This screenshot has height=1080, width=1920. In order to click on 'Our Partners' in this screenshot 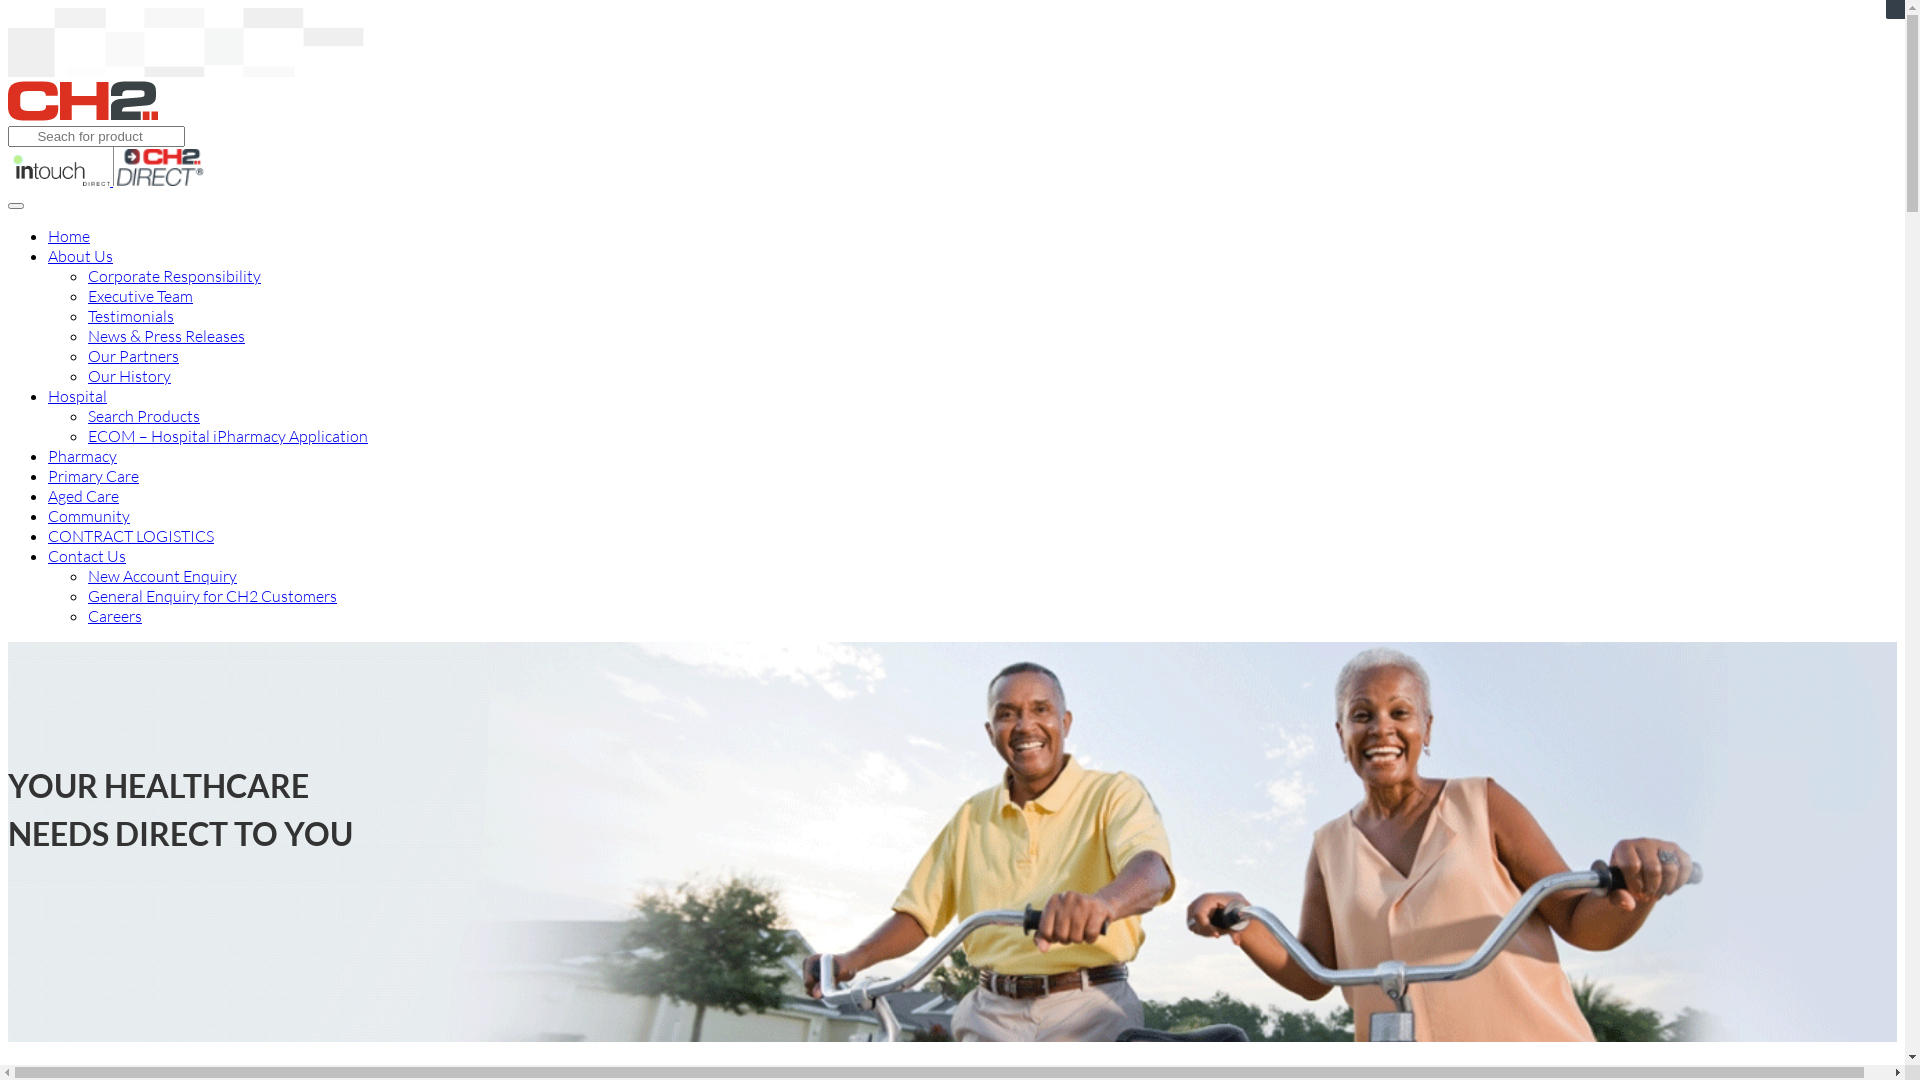, I will do `click(132, 354)`.